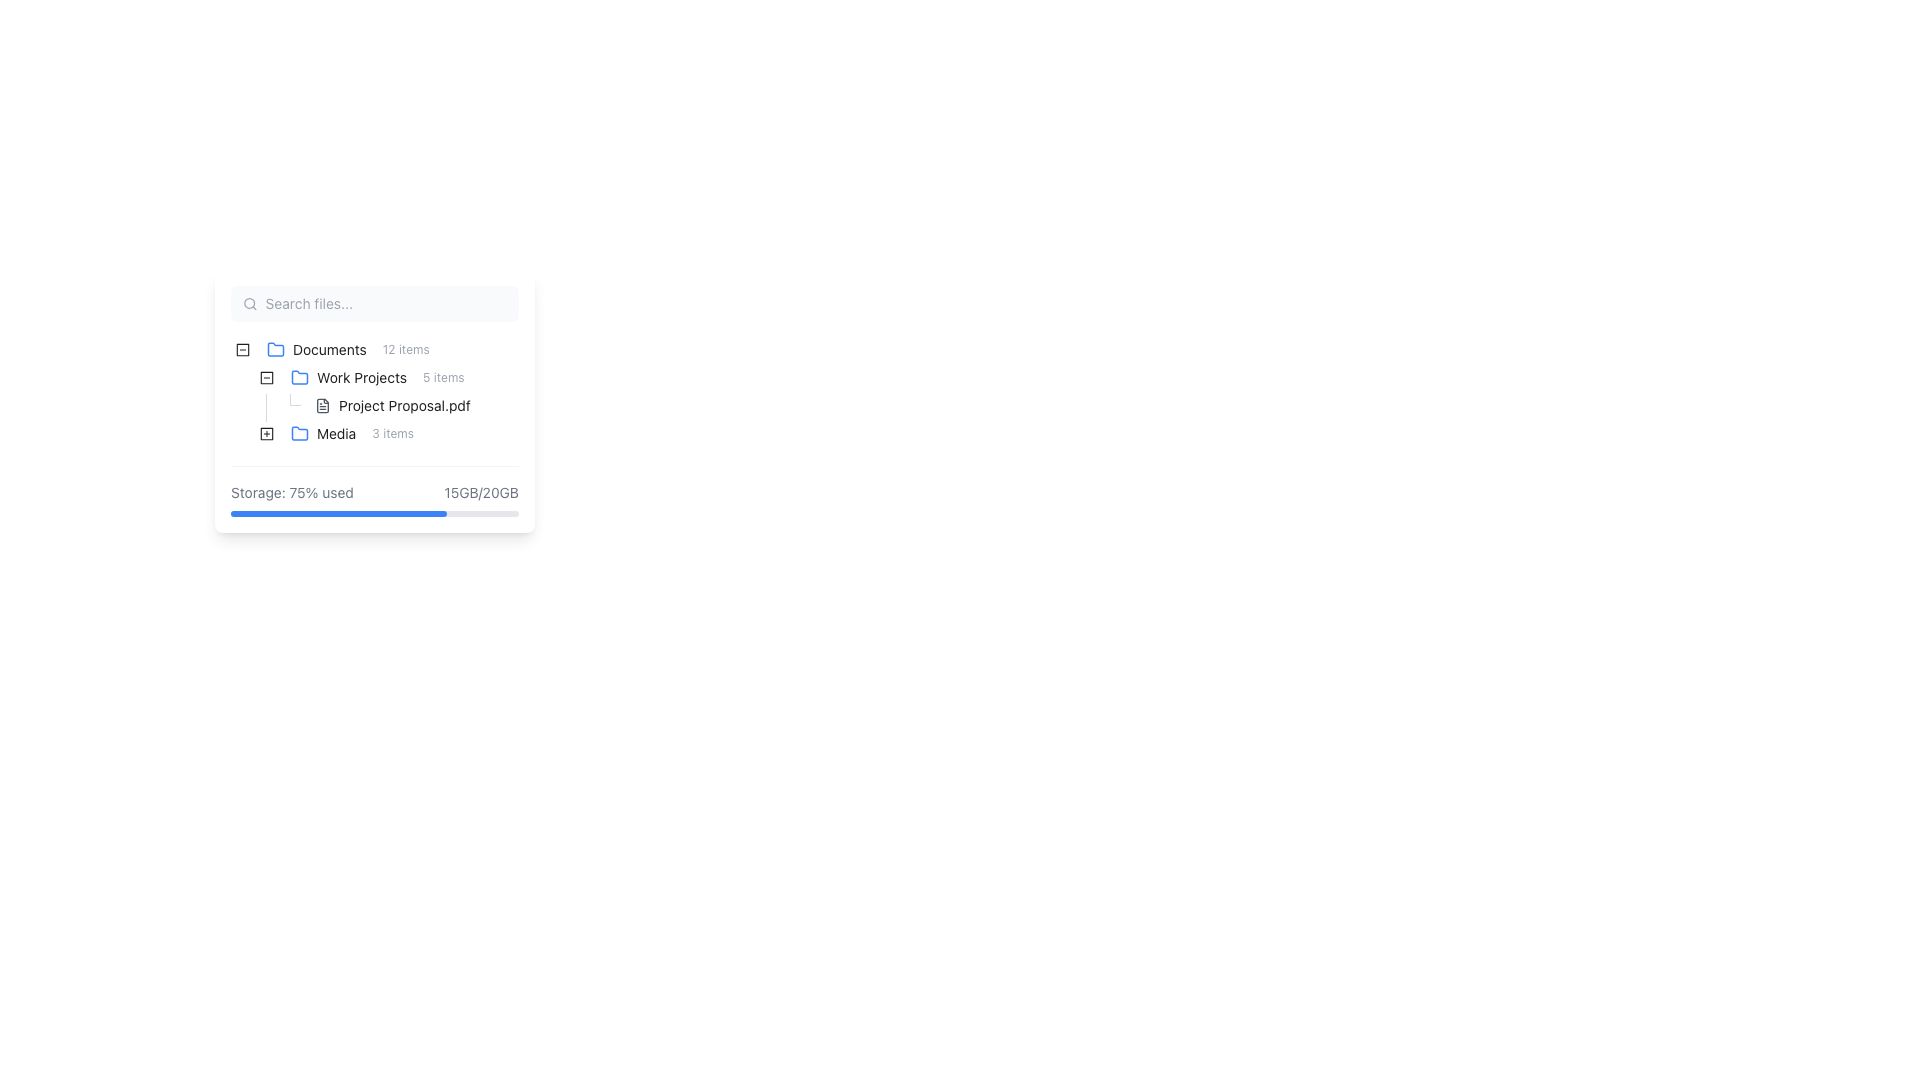 The image size is (1920, 1080). I want to click on the text label for 'Project Proposal.pdf', so click(400, 405).